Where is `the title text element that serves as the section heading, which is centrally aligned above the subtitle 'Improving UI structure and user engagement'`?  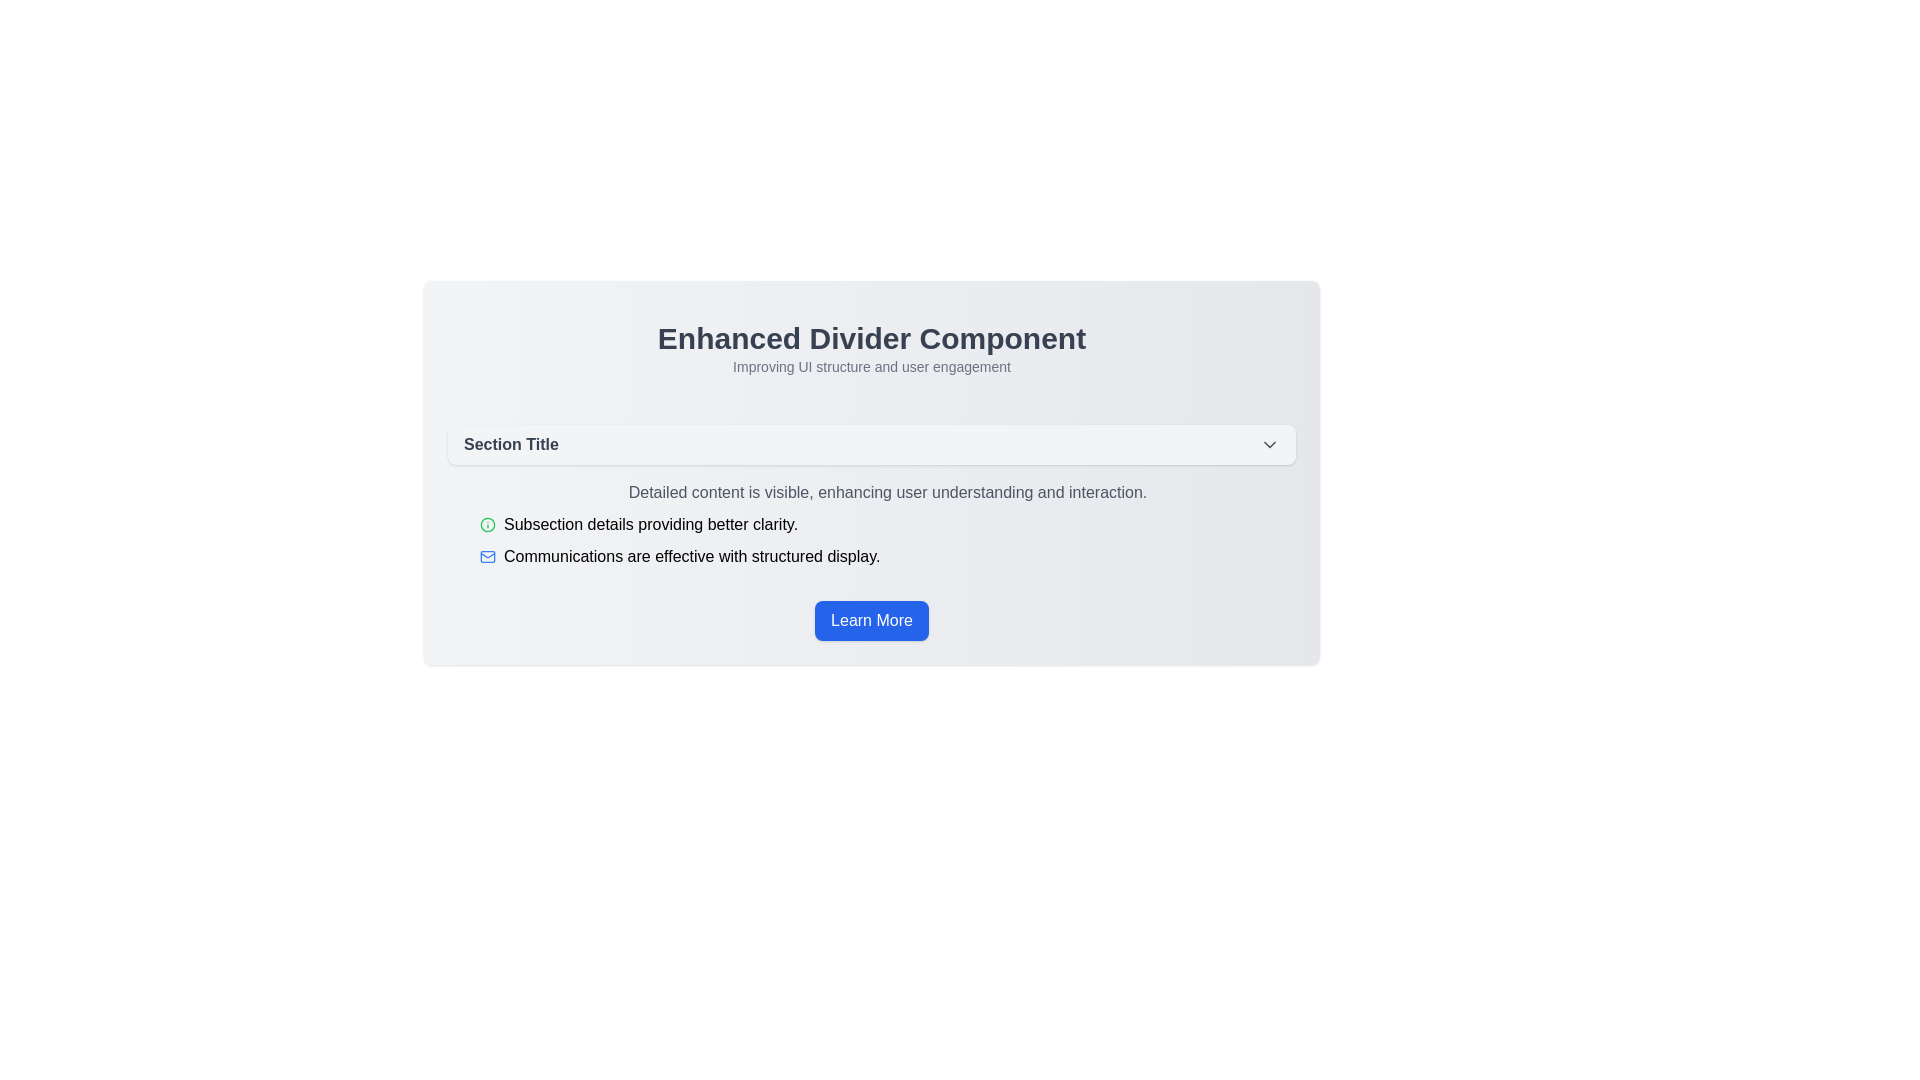
the title text element that serves as the section heading, which is centrally aligned above the subtitle 'Improving UI structure and user engagement' is located at coordinates (872, 338).